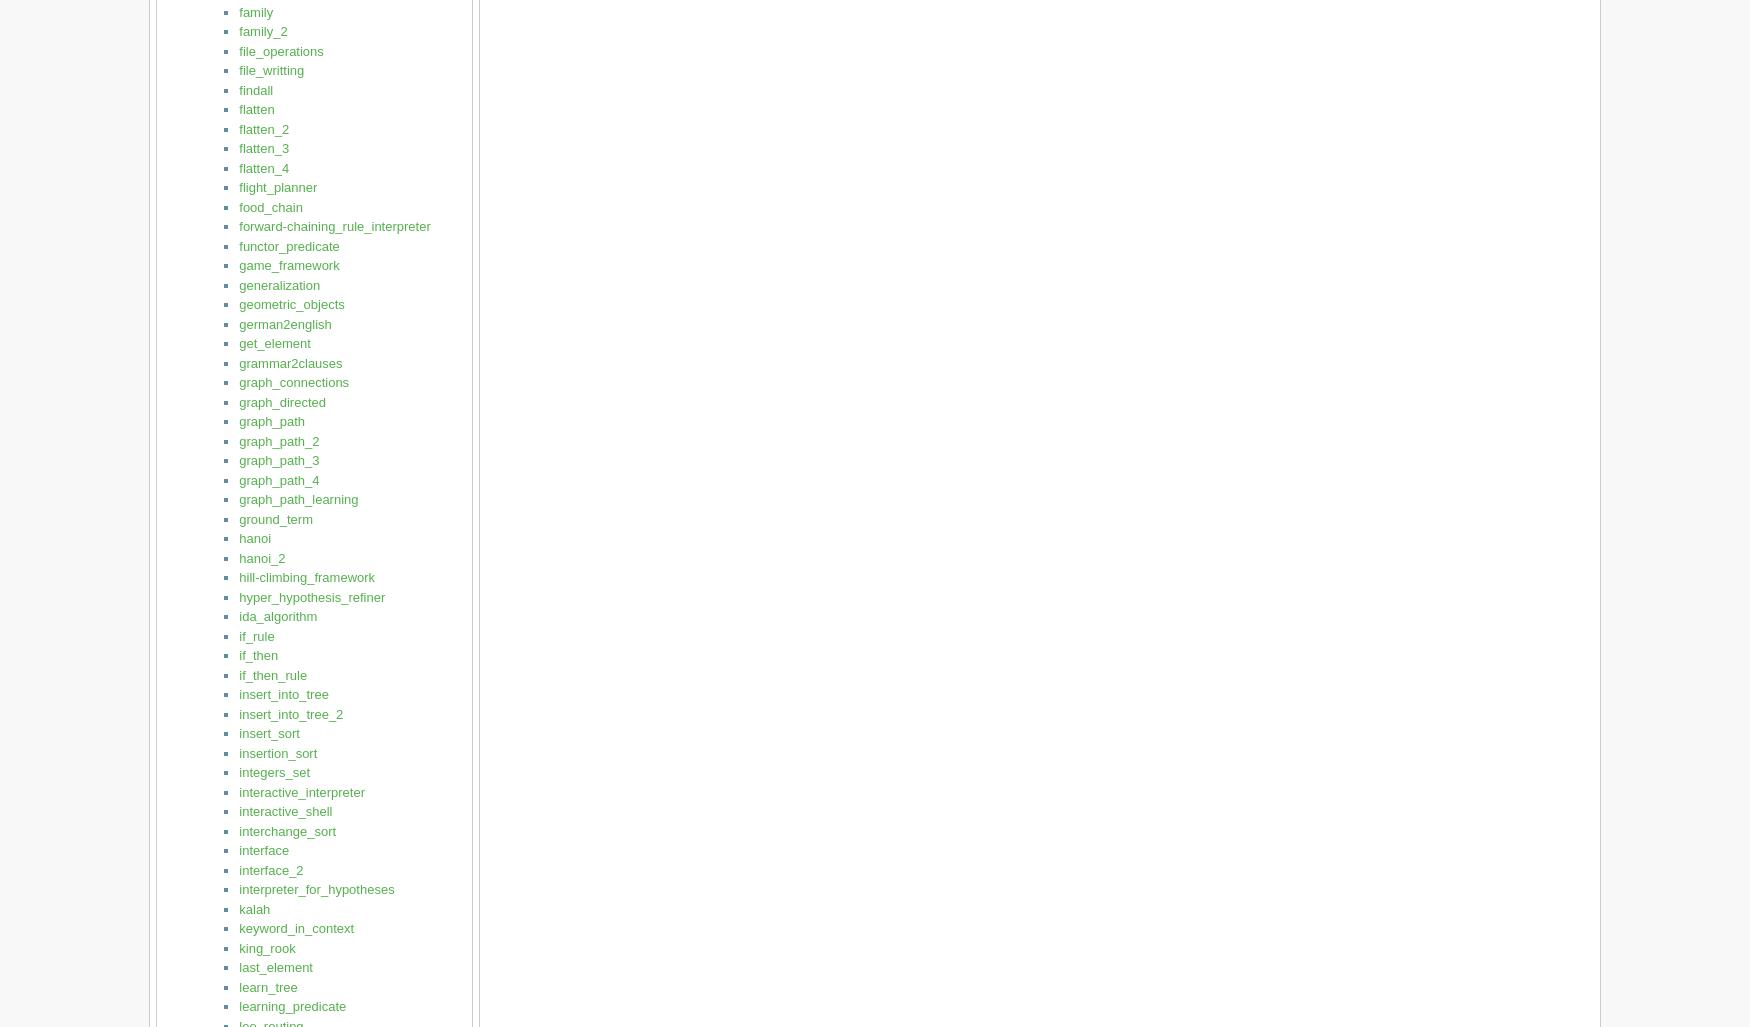  What do you see at coordinates (263, 148) in the screenshot?
I see `'flatten_3'` at bounding box center [263, 148].